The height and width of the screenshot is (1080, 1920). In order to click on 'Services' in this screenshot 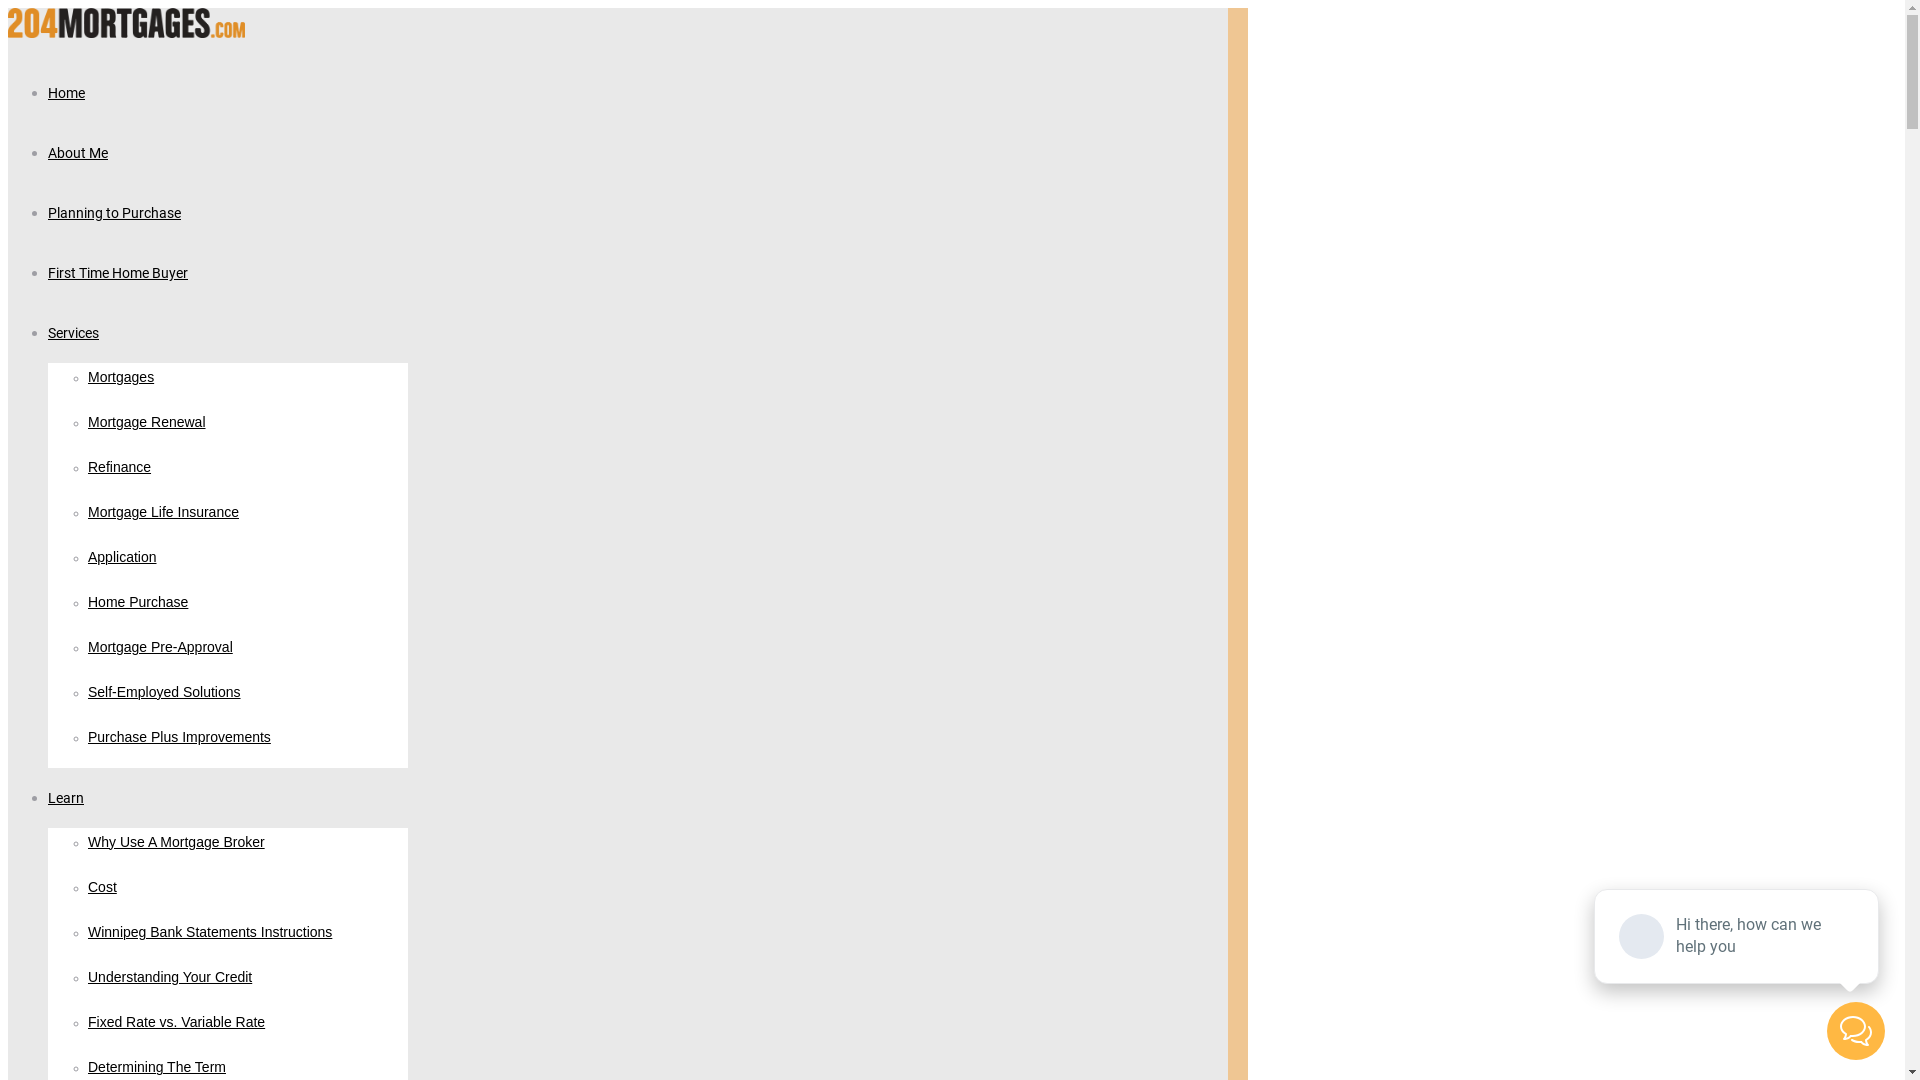, I will do `click(73, 331)`.